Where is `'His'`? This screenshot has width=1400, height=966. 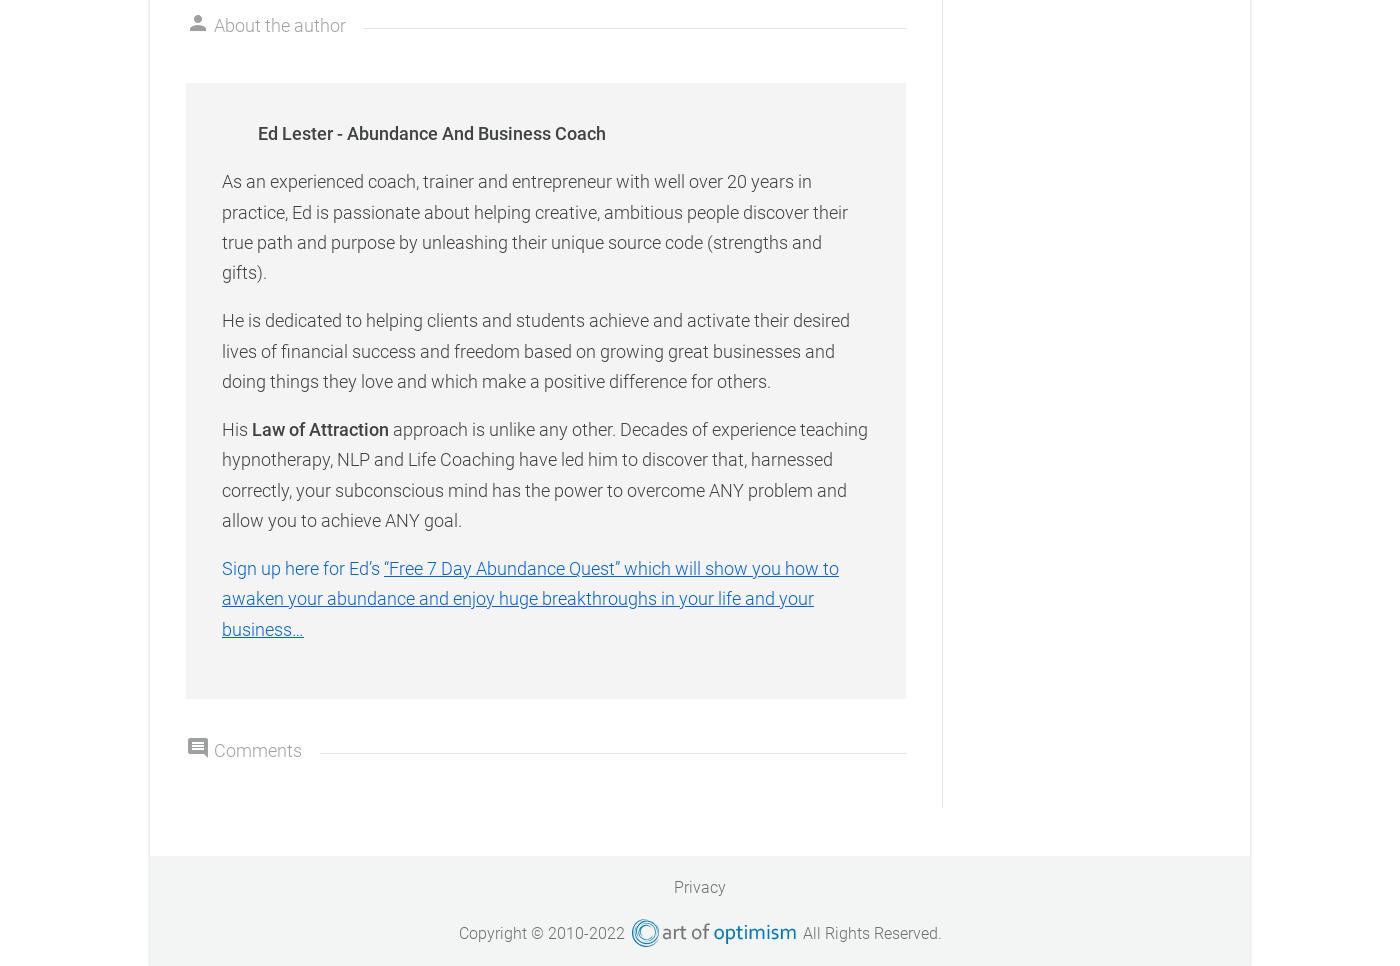
'His' is located at coordinates (237, 428).